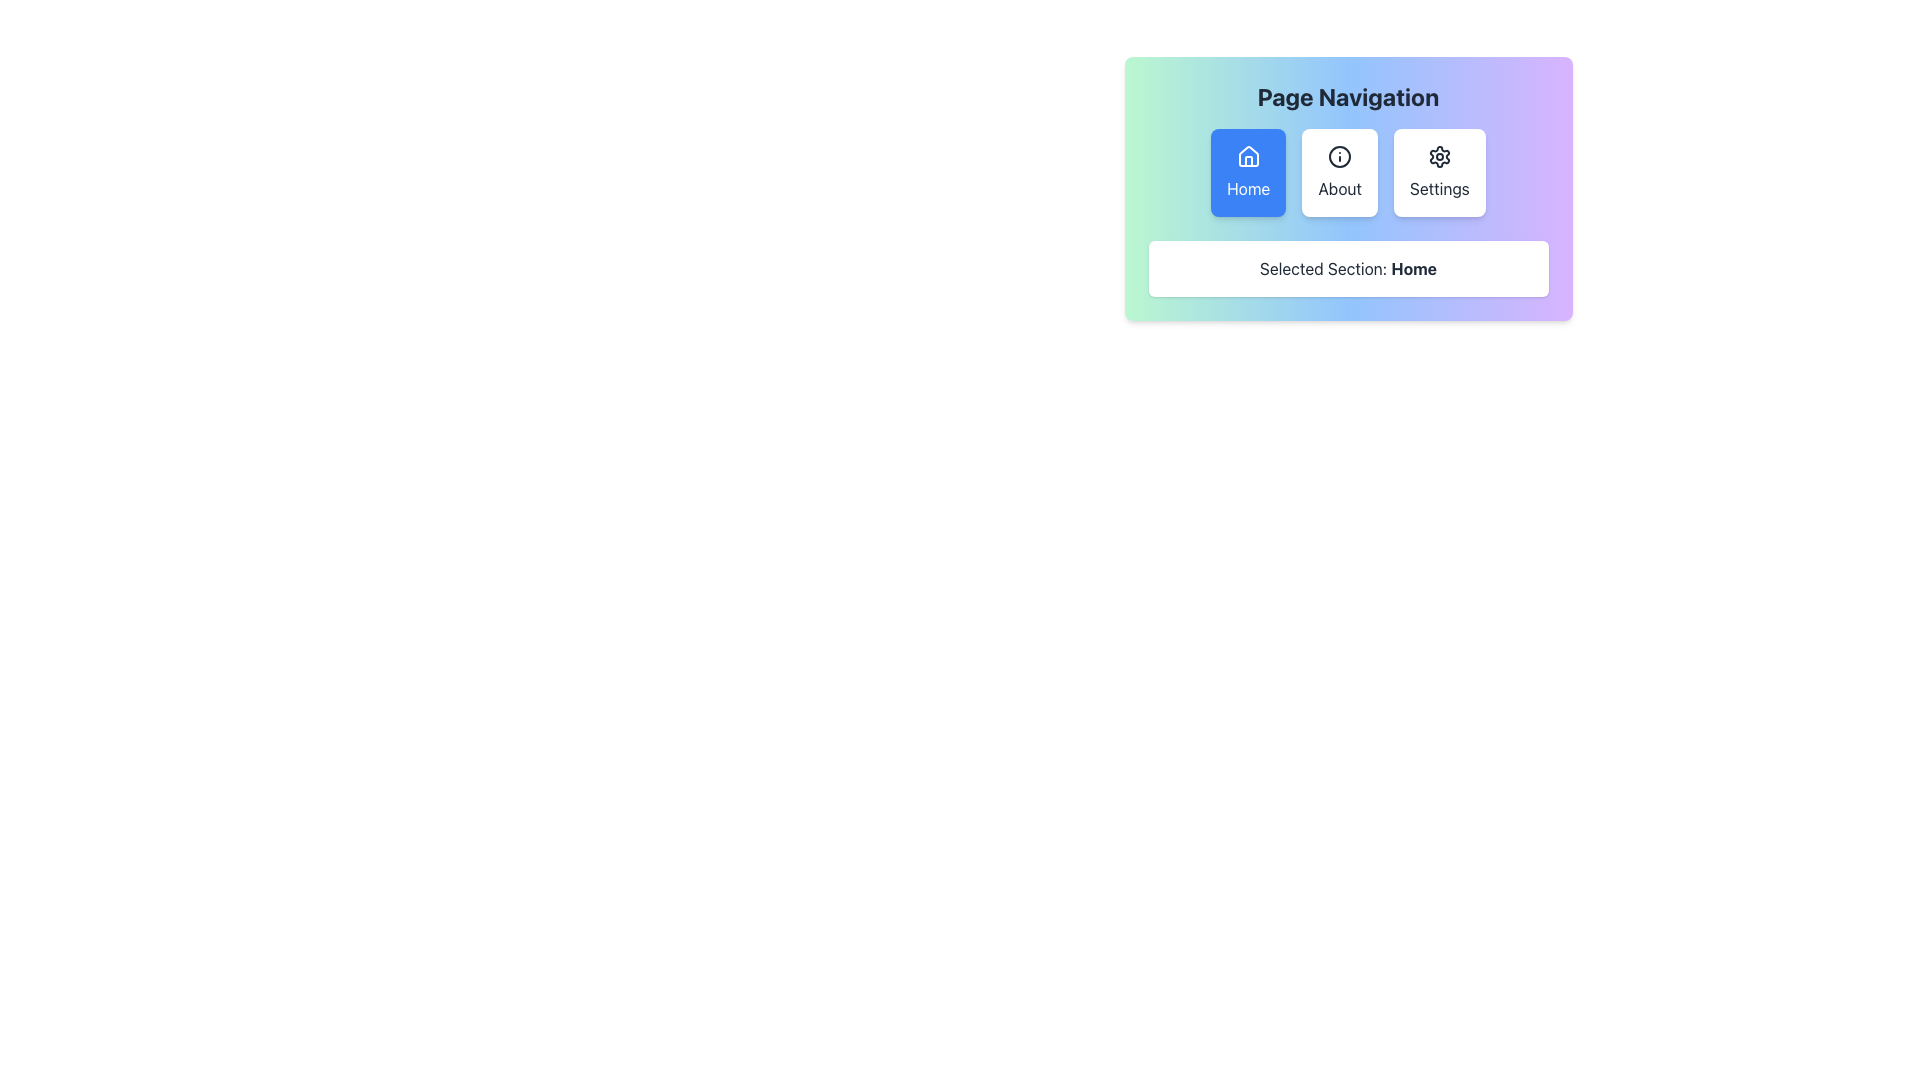 This screenshot has height=1080, width=1920. I want to click on text label displaying 'Home' located at the bottom center of the blue rectangular background of the 'Home' navigation button in the 'Page Navigation' panel, so click(1247, 189).